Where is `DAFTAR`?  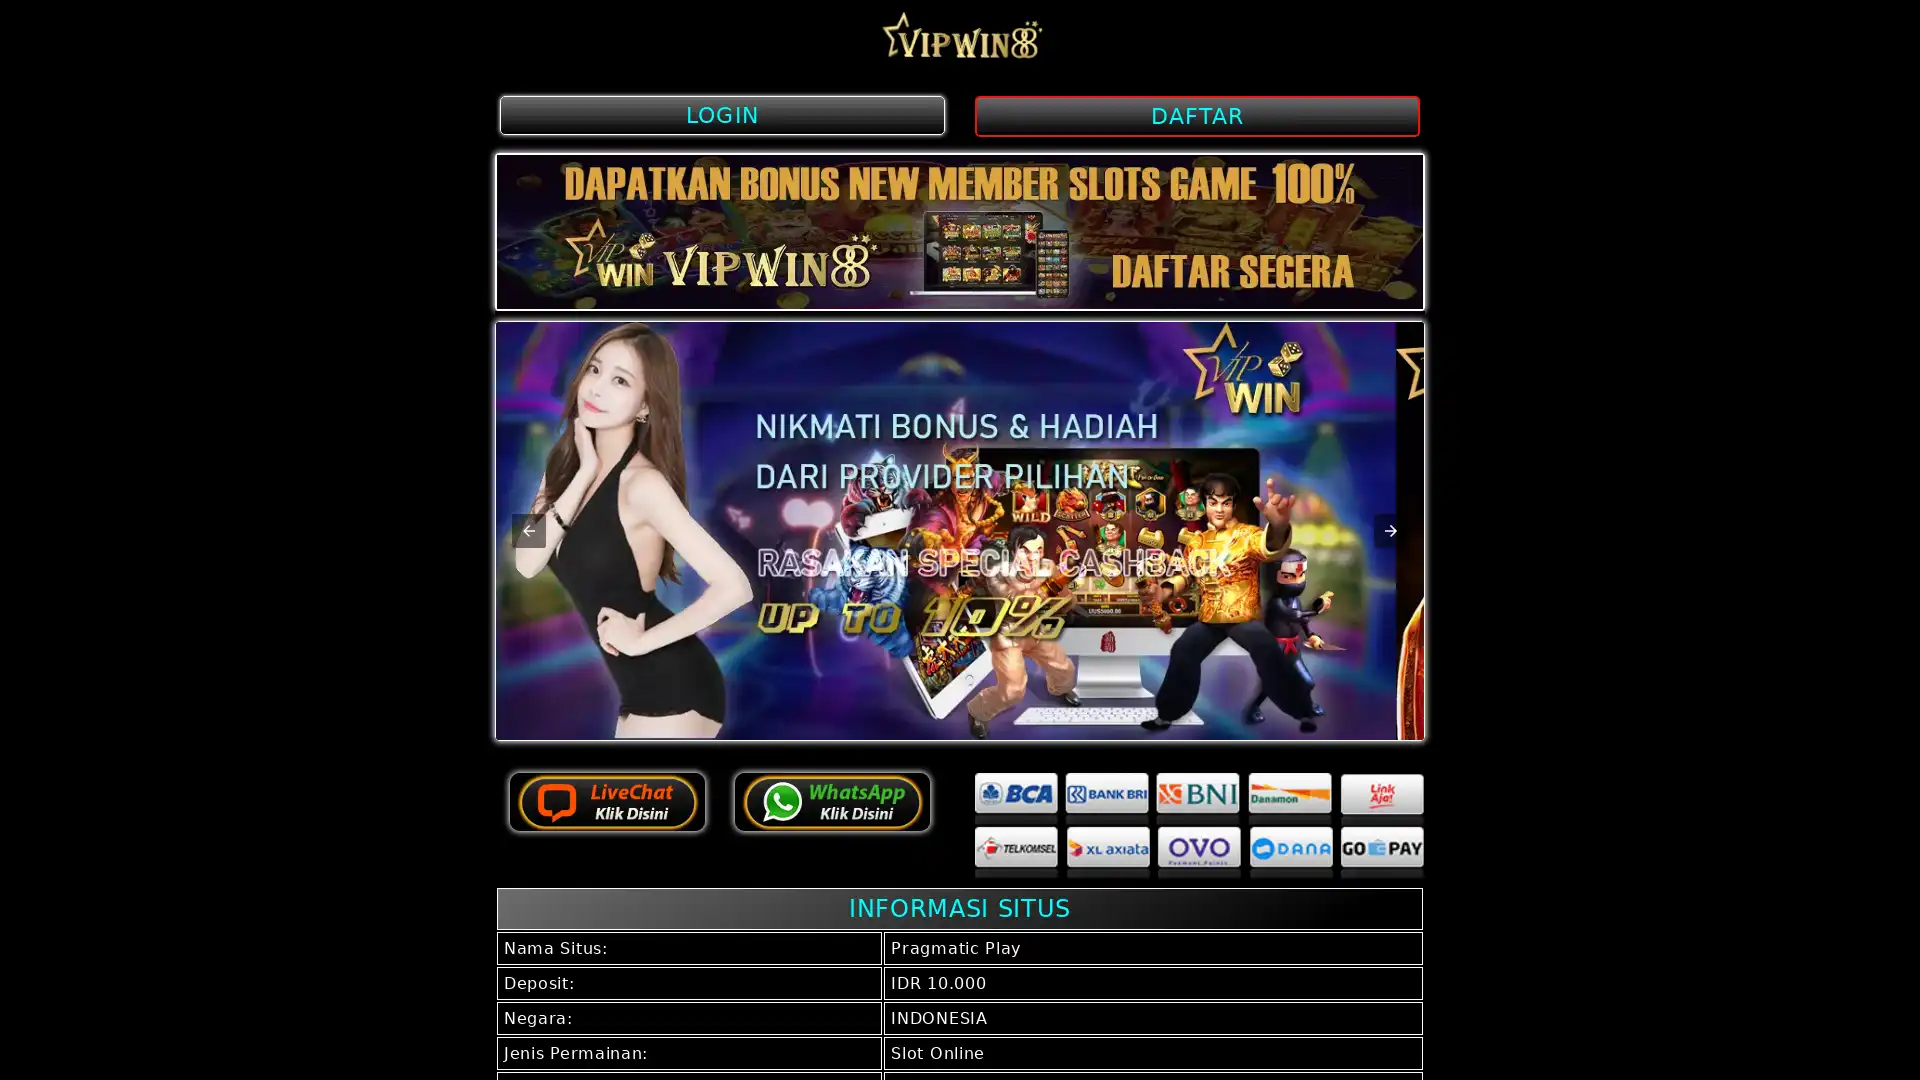 DAFTAR is located at coordinates (1197, 116).